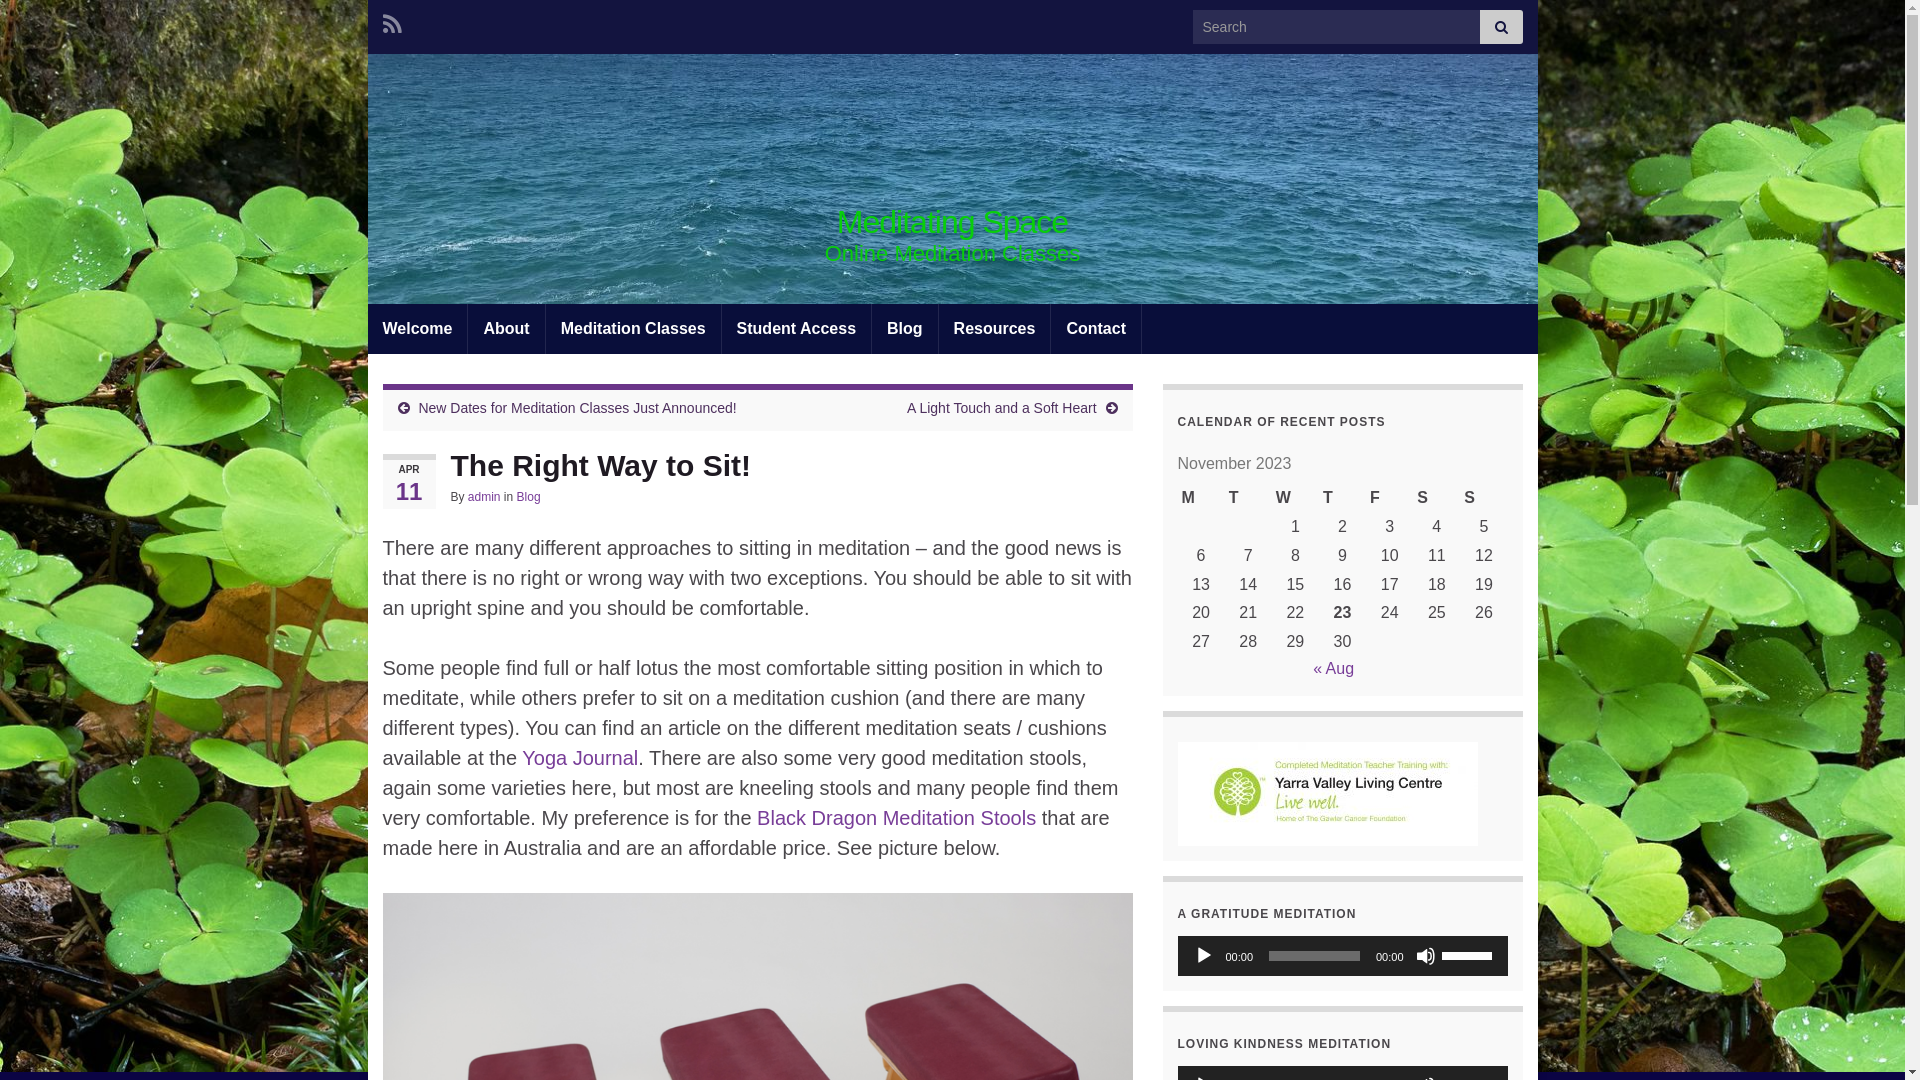 The width and height of the screenshot is (1920, 1080). Describe the element at coordinates (575, 407) in the screenshot. I see `'New Dates for Meditation Classes Just Announced!'` at that location.